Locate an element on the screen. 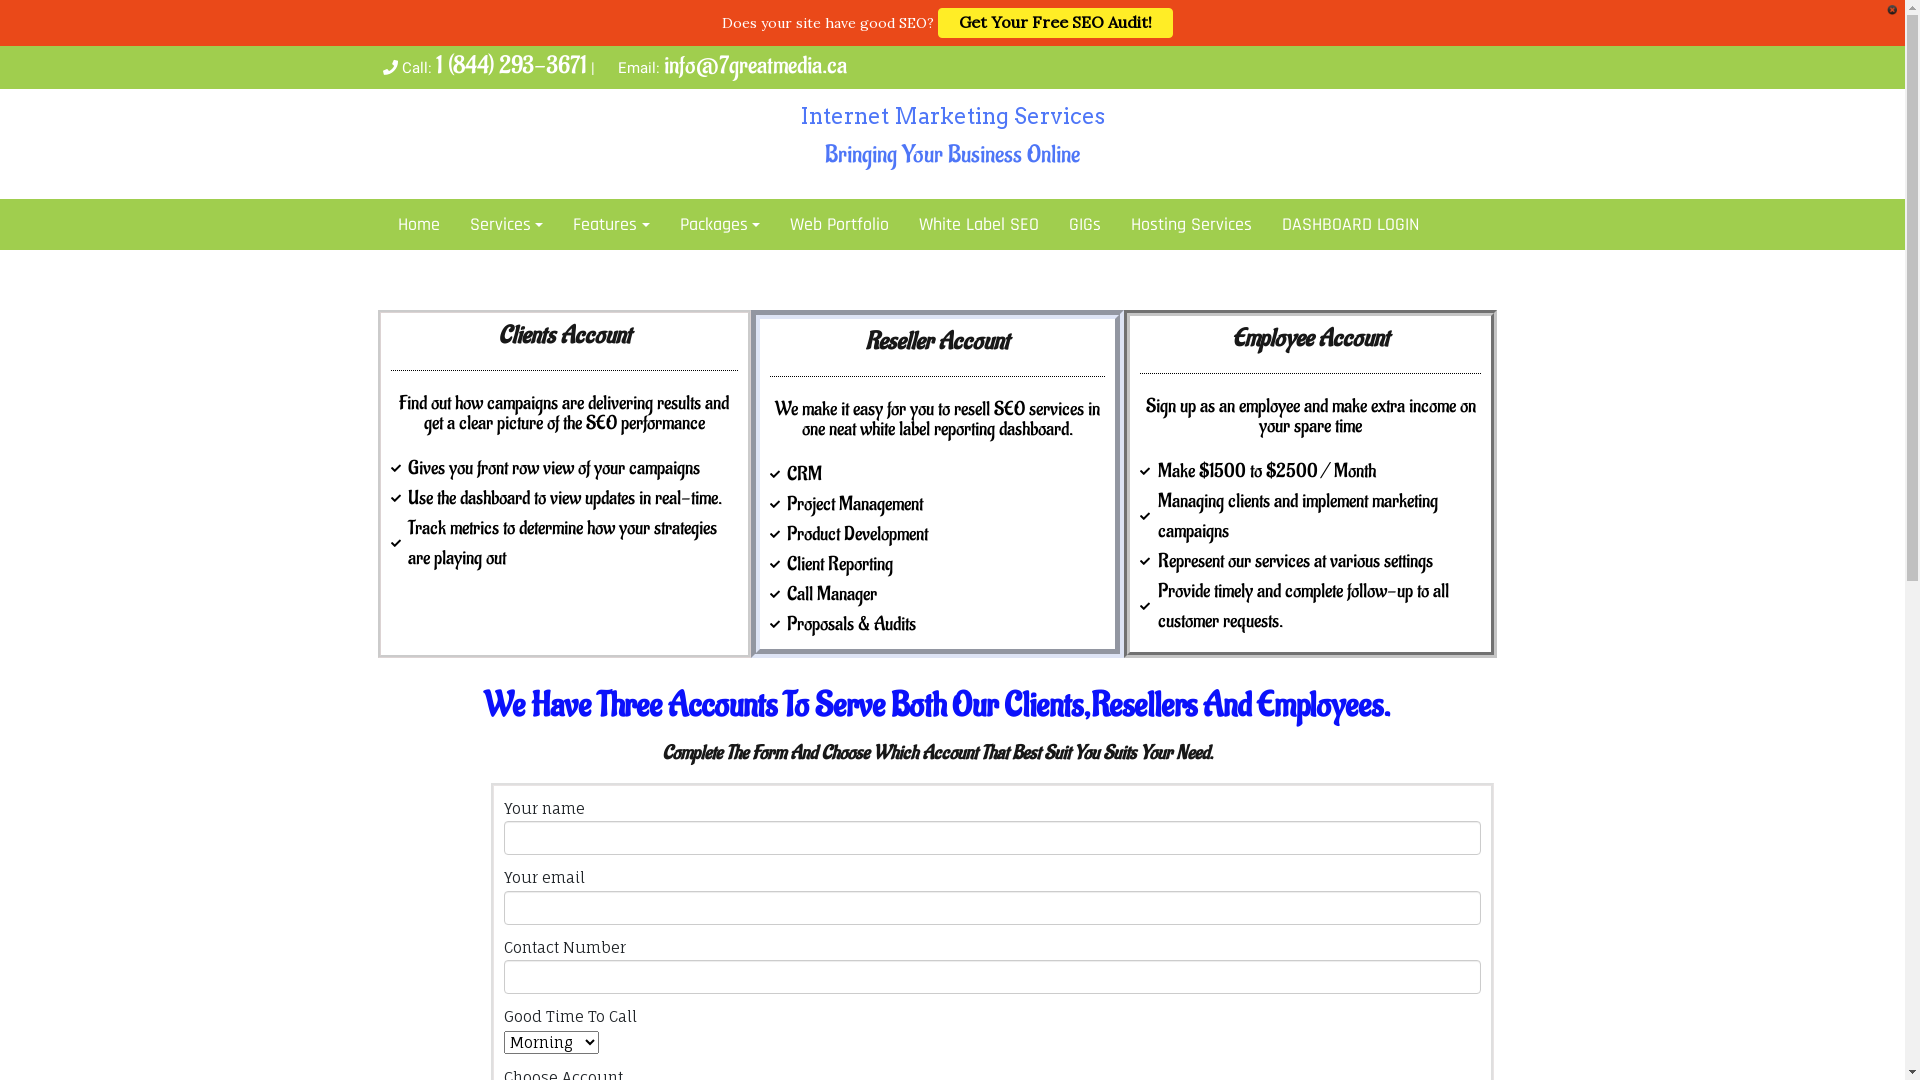 The width and height of the screenshot is (1920, 1080). 'White Label SEO' is located at coordinates (979, 224).